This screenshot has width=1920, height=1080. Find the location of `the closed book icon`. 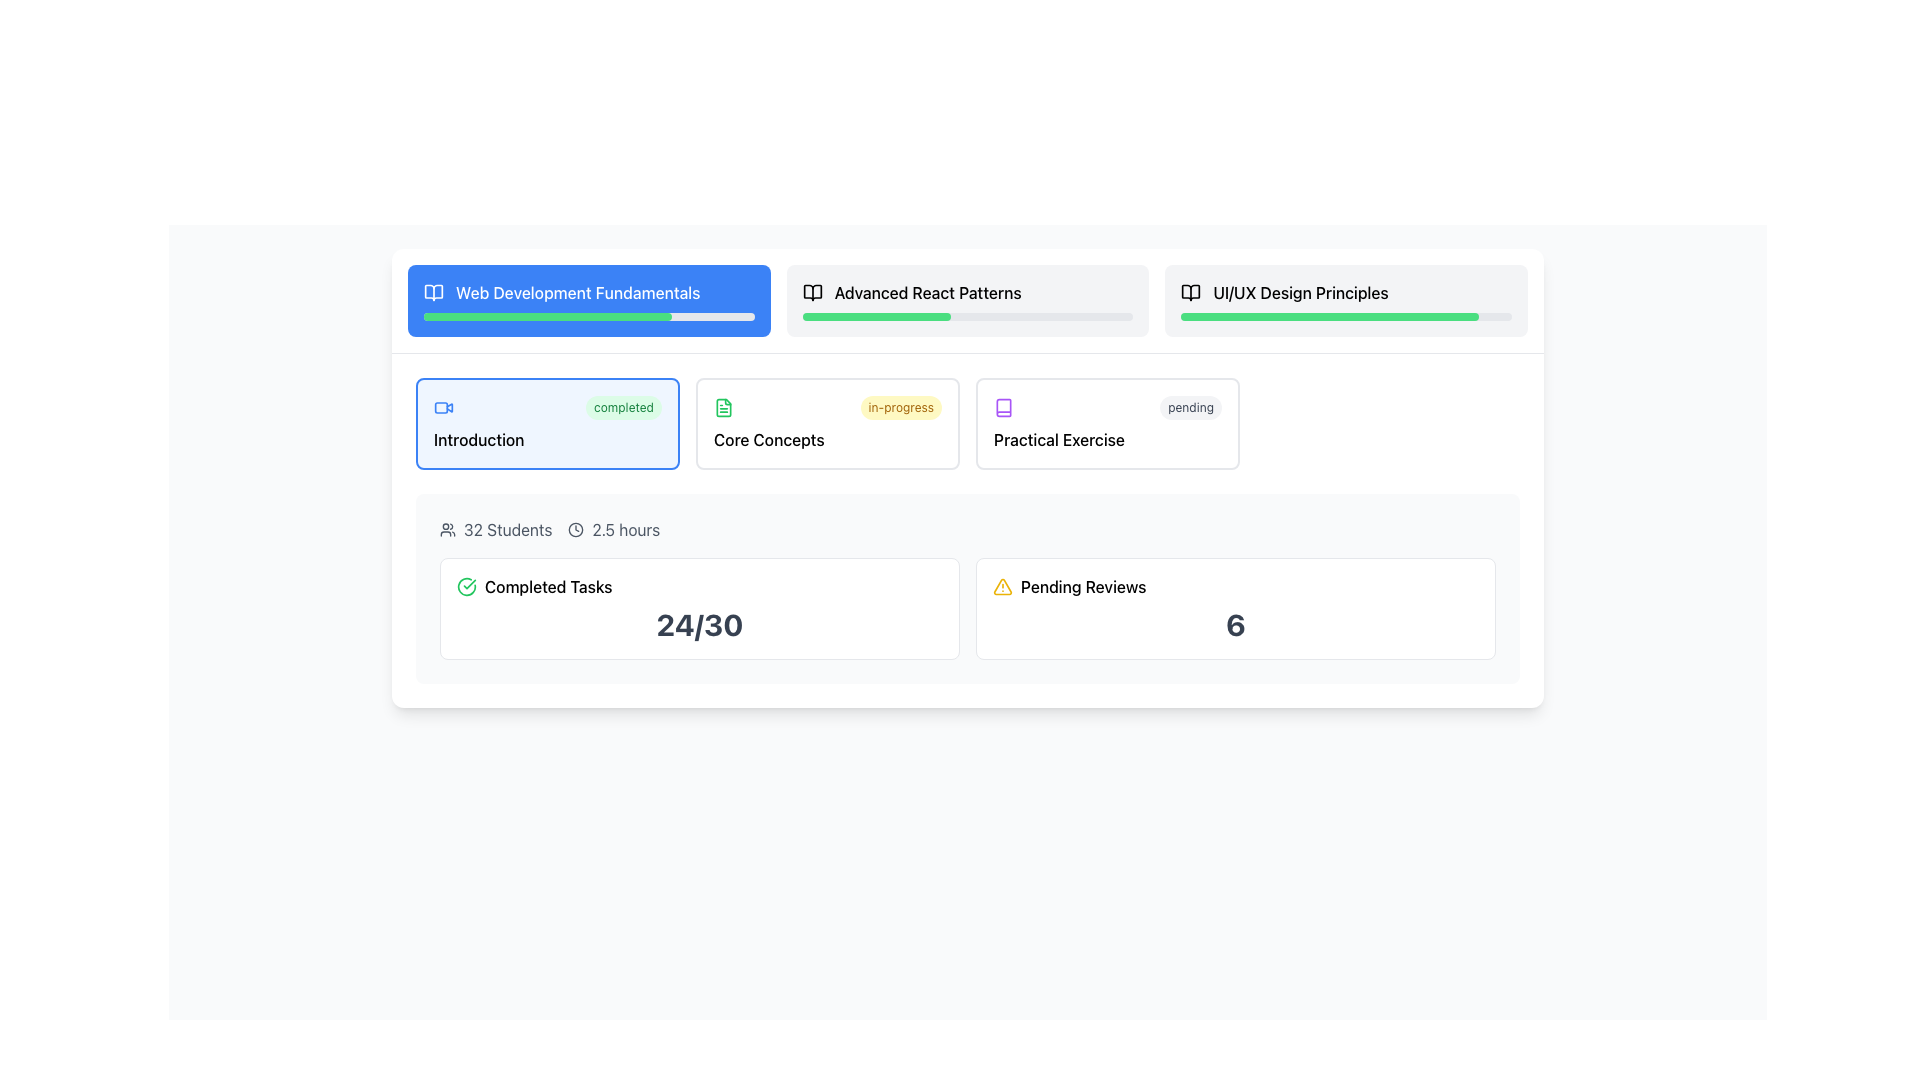

the closed book icon is located at coordinates (1003, 407).